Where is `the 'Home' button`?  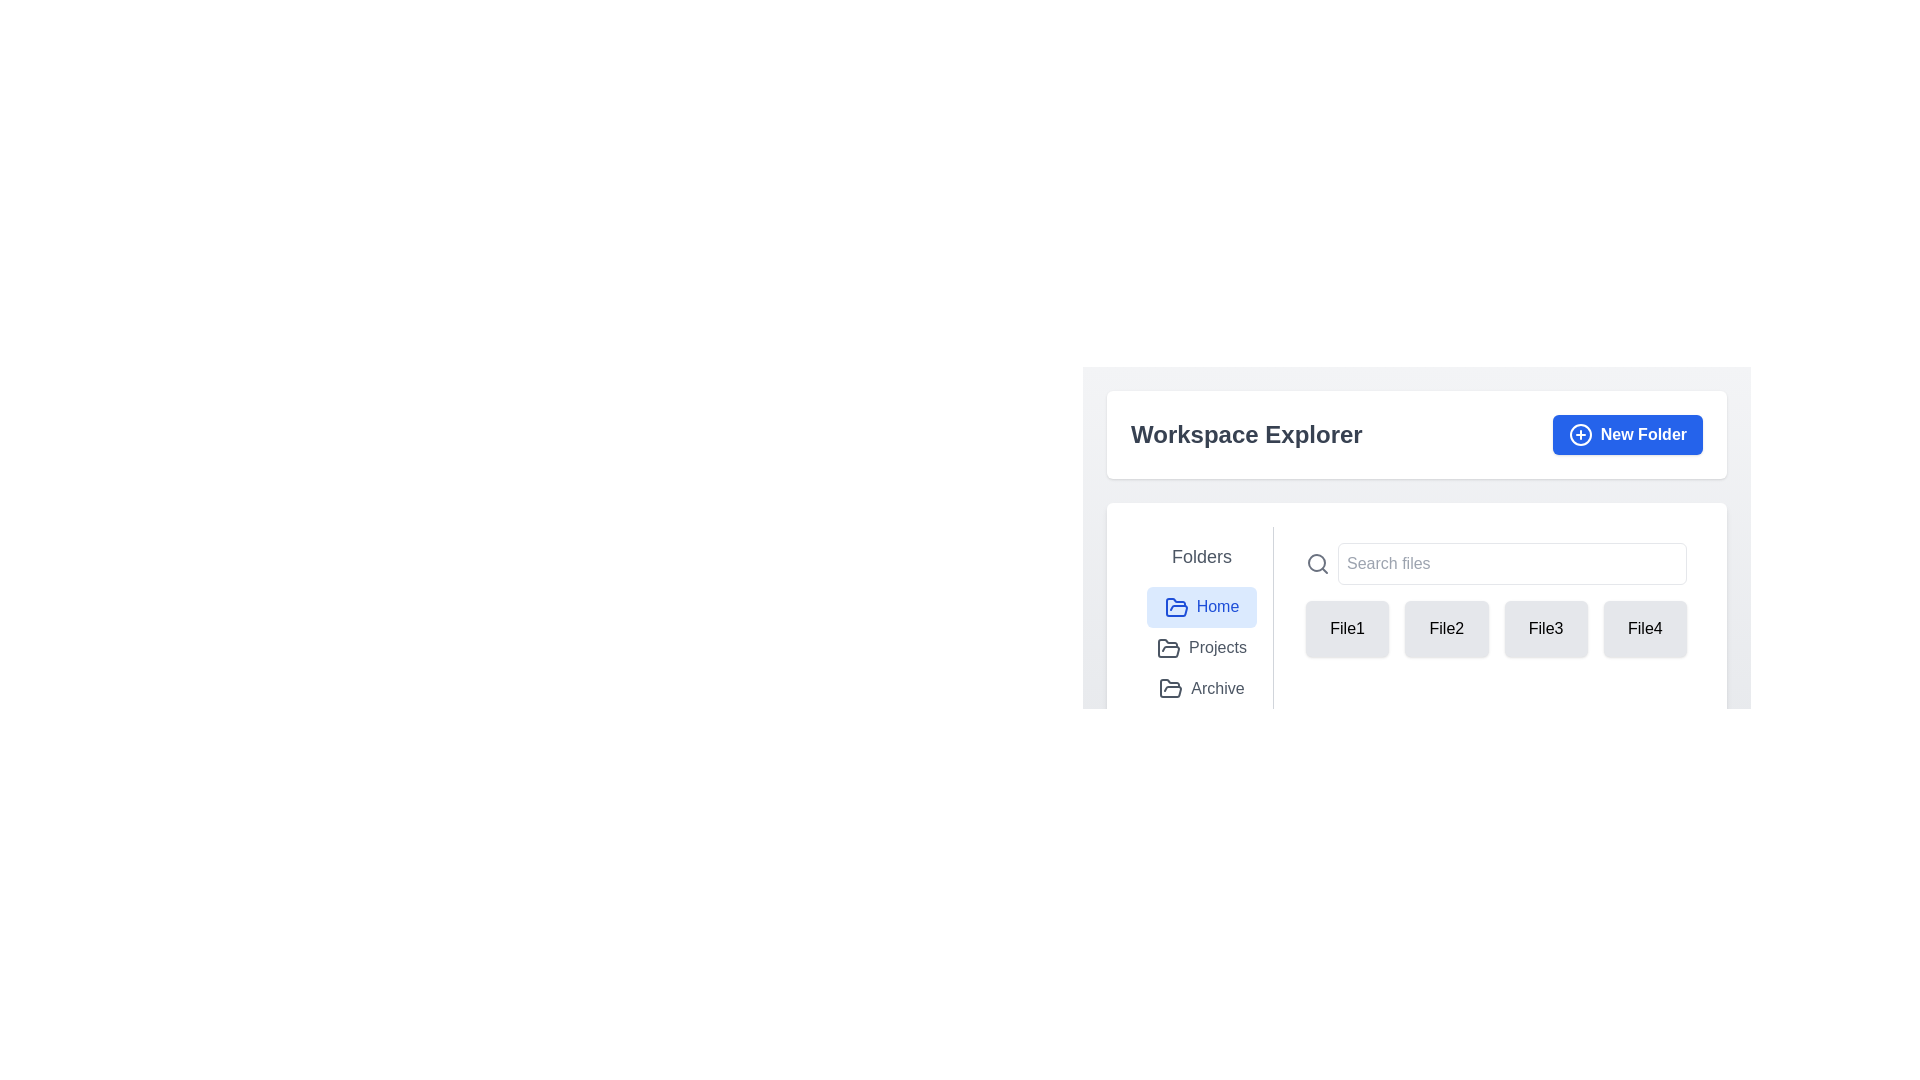 the 'Home' button is located at coordinates (1200, 605).